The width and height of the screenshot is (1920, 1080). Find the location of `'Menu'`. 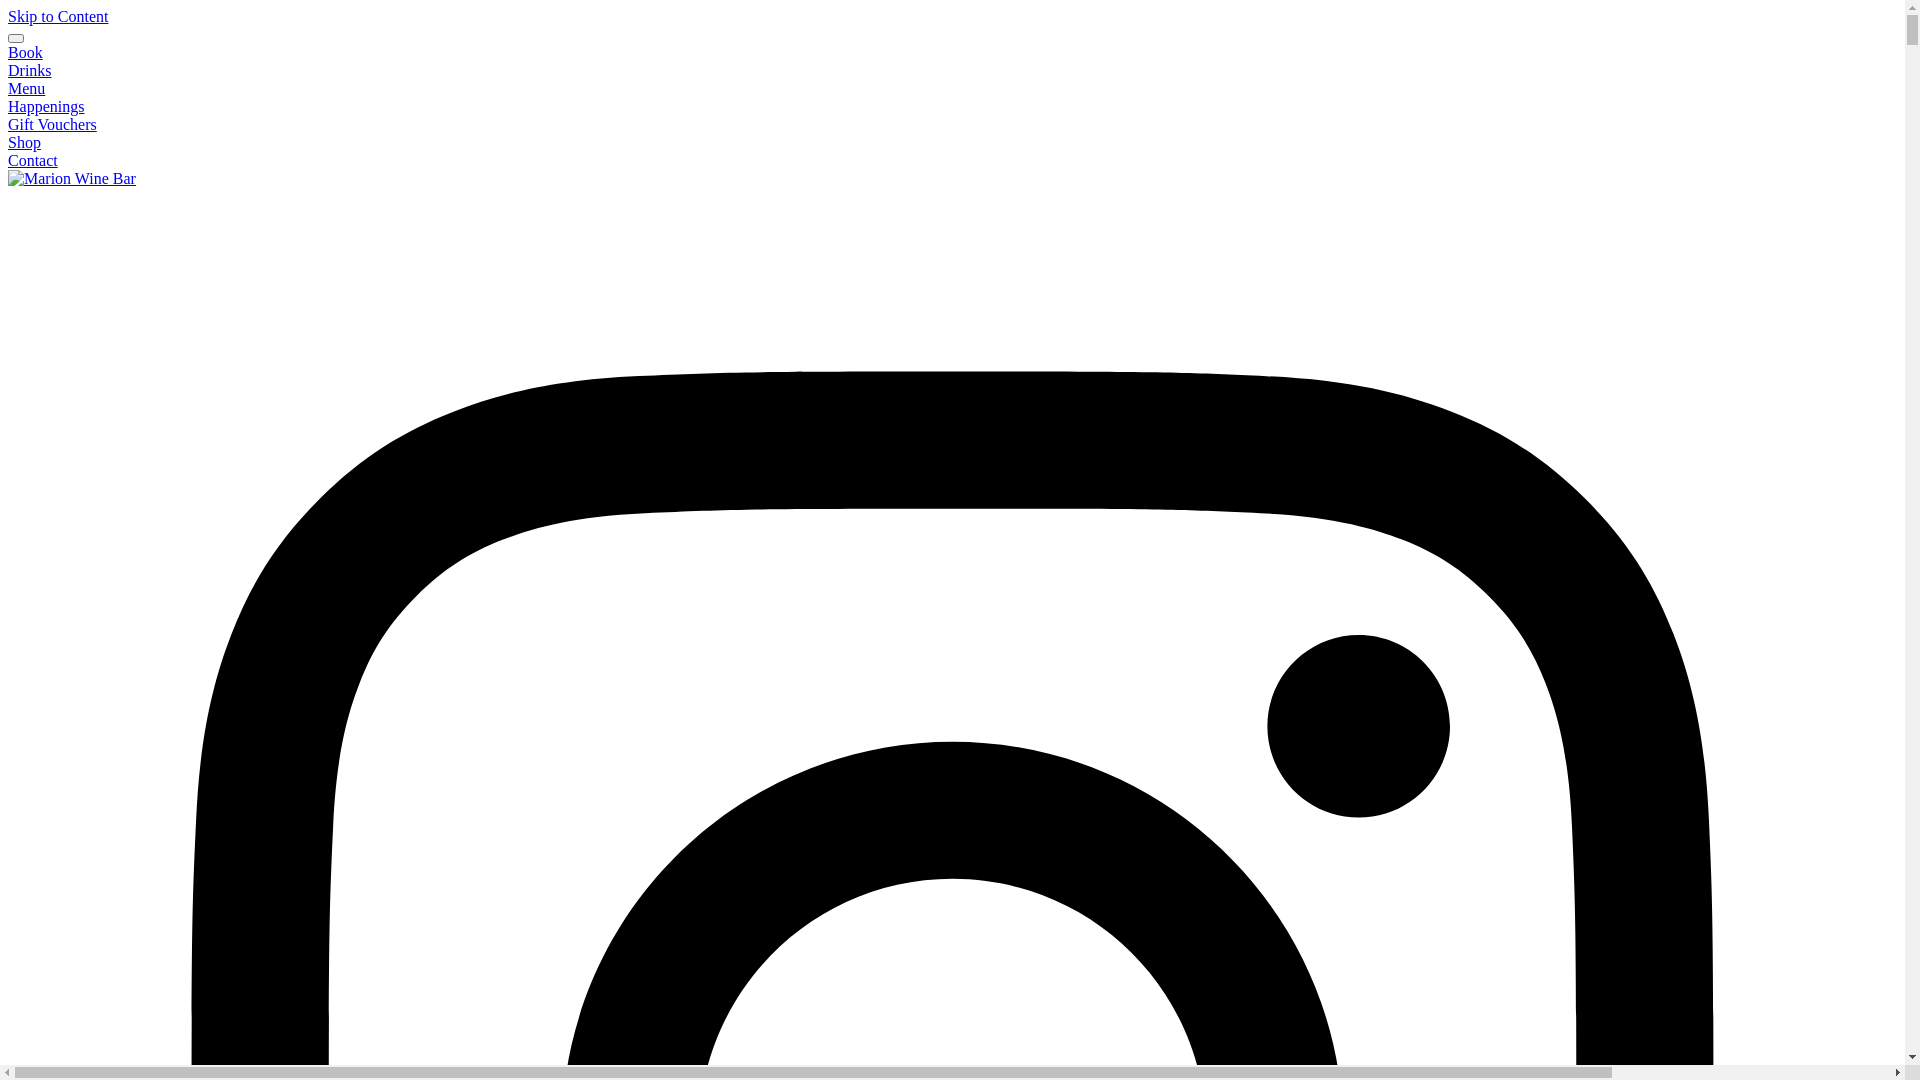

'Menu' is located at coordinates (8, 87).